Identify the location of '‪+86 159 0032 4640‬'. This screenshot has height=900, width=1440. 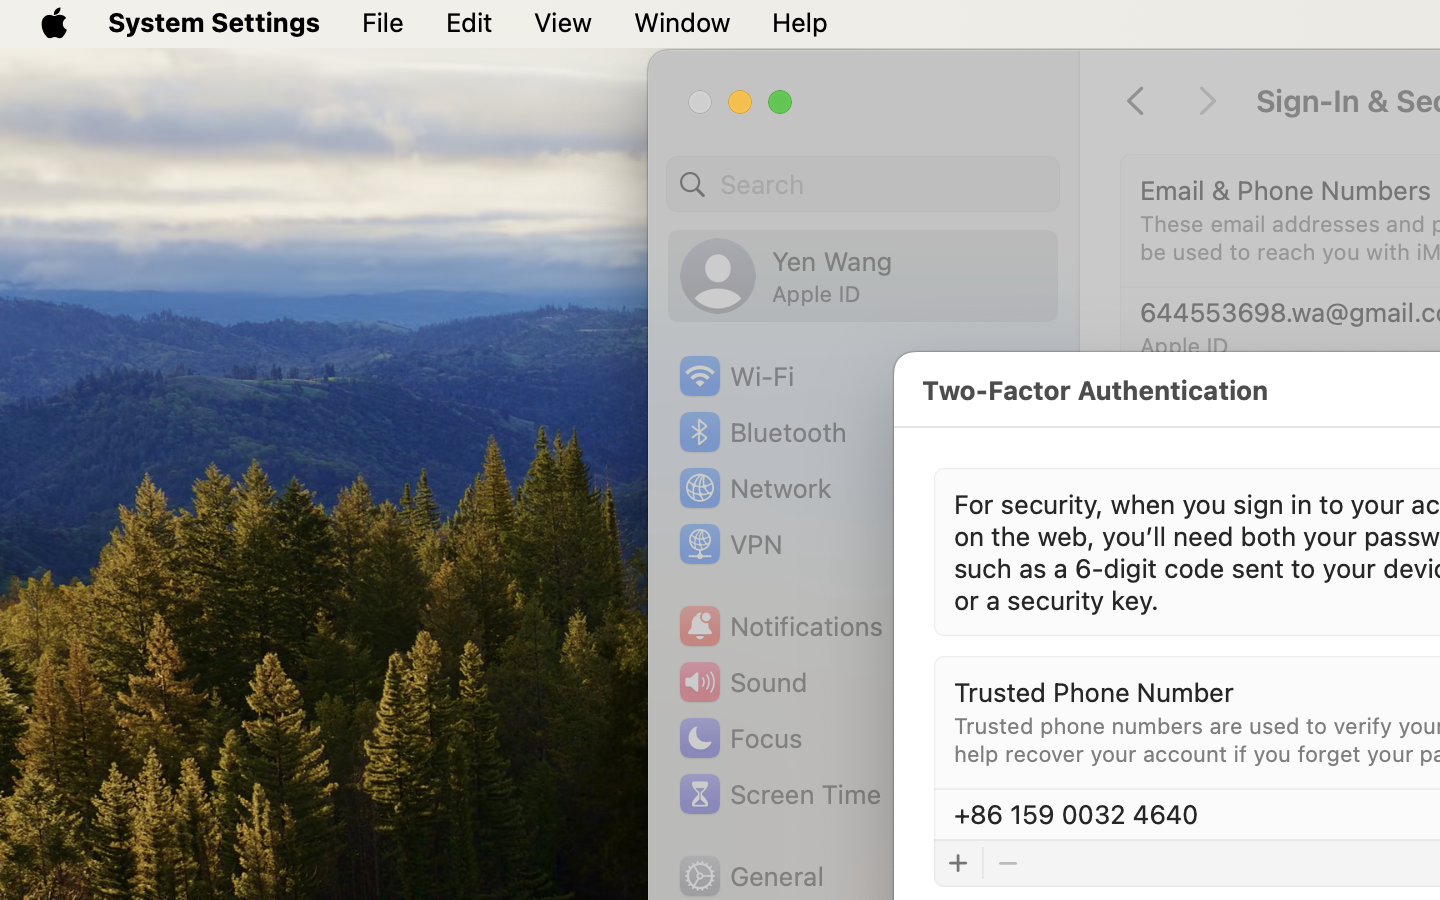
(1075, 813).